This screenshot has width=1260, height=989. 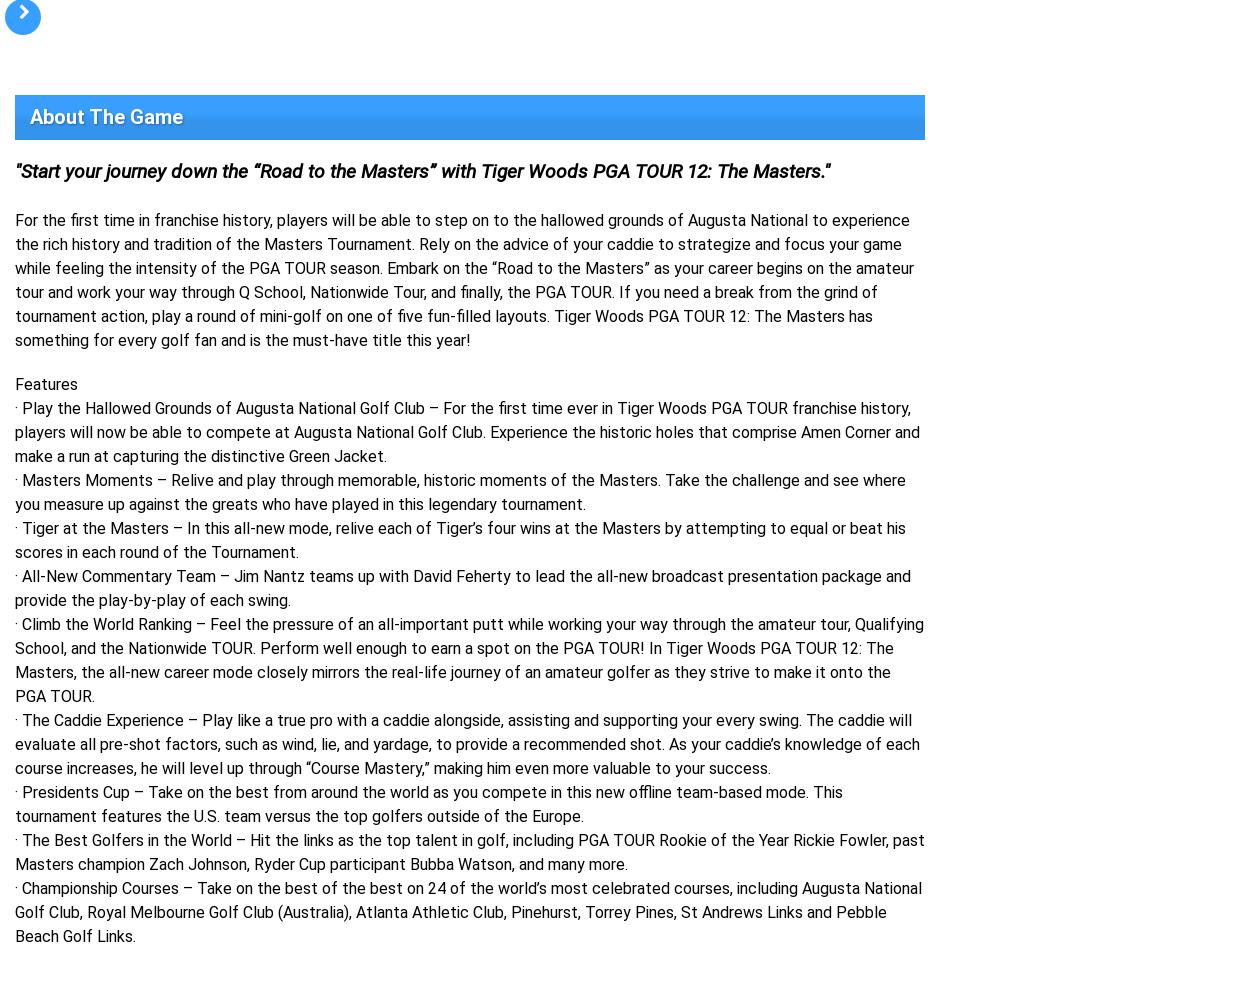 What do you see at coordinates (14, 383) in the screenshot?
I see `'Features'` at bounding box center [14, 383].